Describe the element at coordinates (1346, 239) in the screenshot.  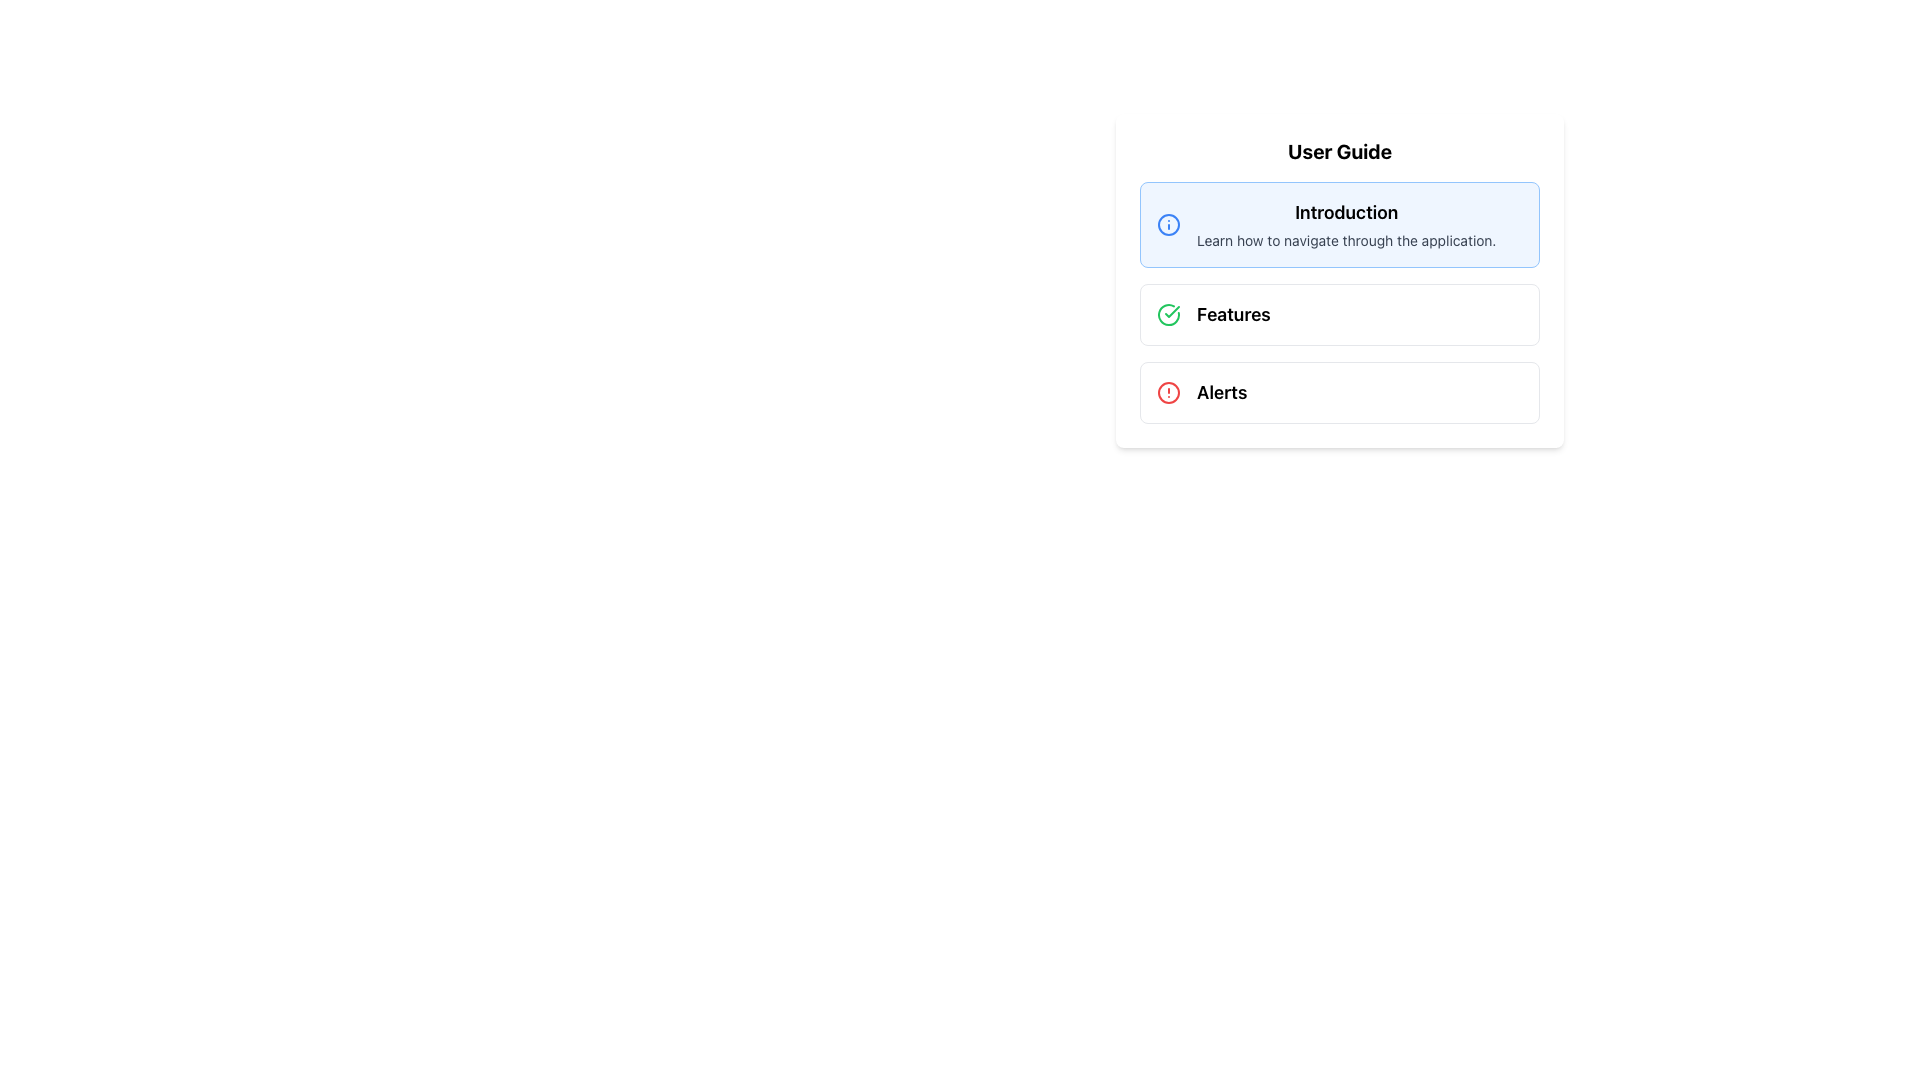
I see `the static text element providing descriptive information related to the 'Introduction' section, located below the bold text labeled 'Introduction' in the user guide` at that location.